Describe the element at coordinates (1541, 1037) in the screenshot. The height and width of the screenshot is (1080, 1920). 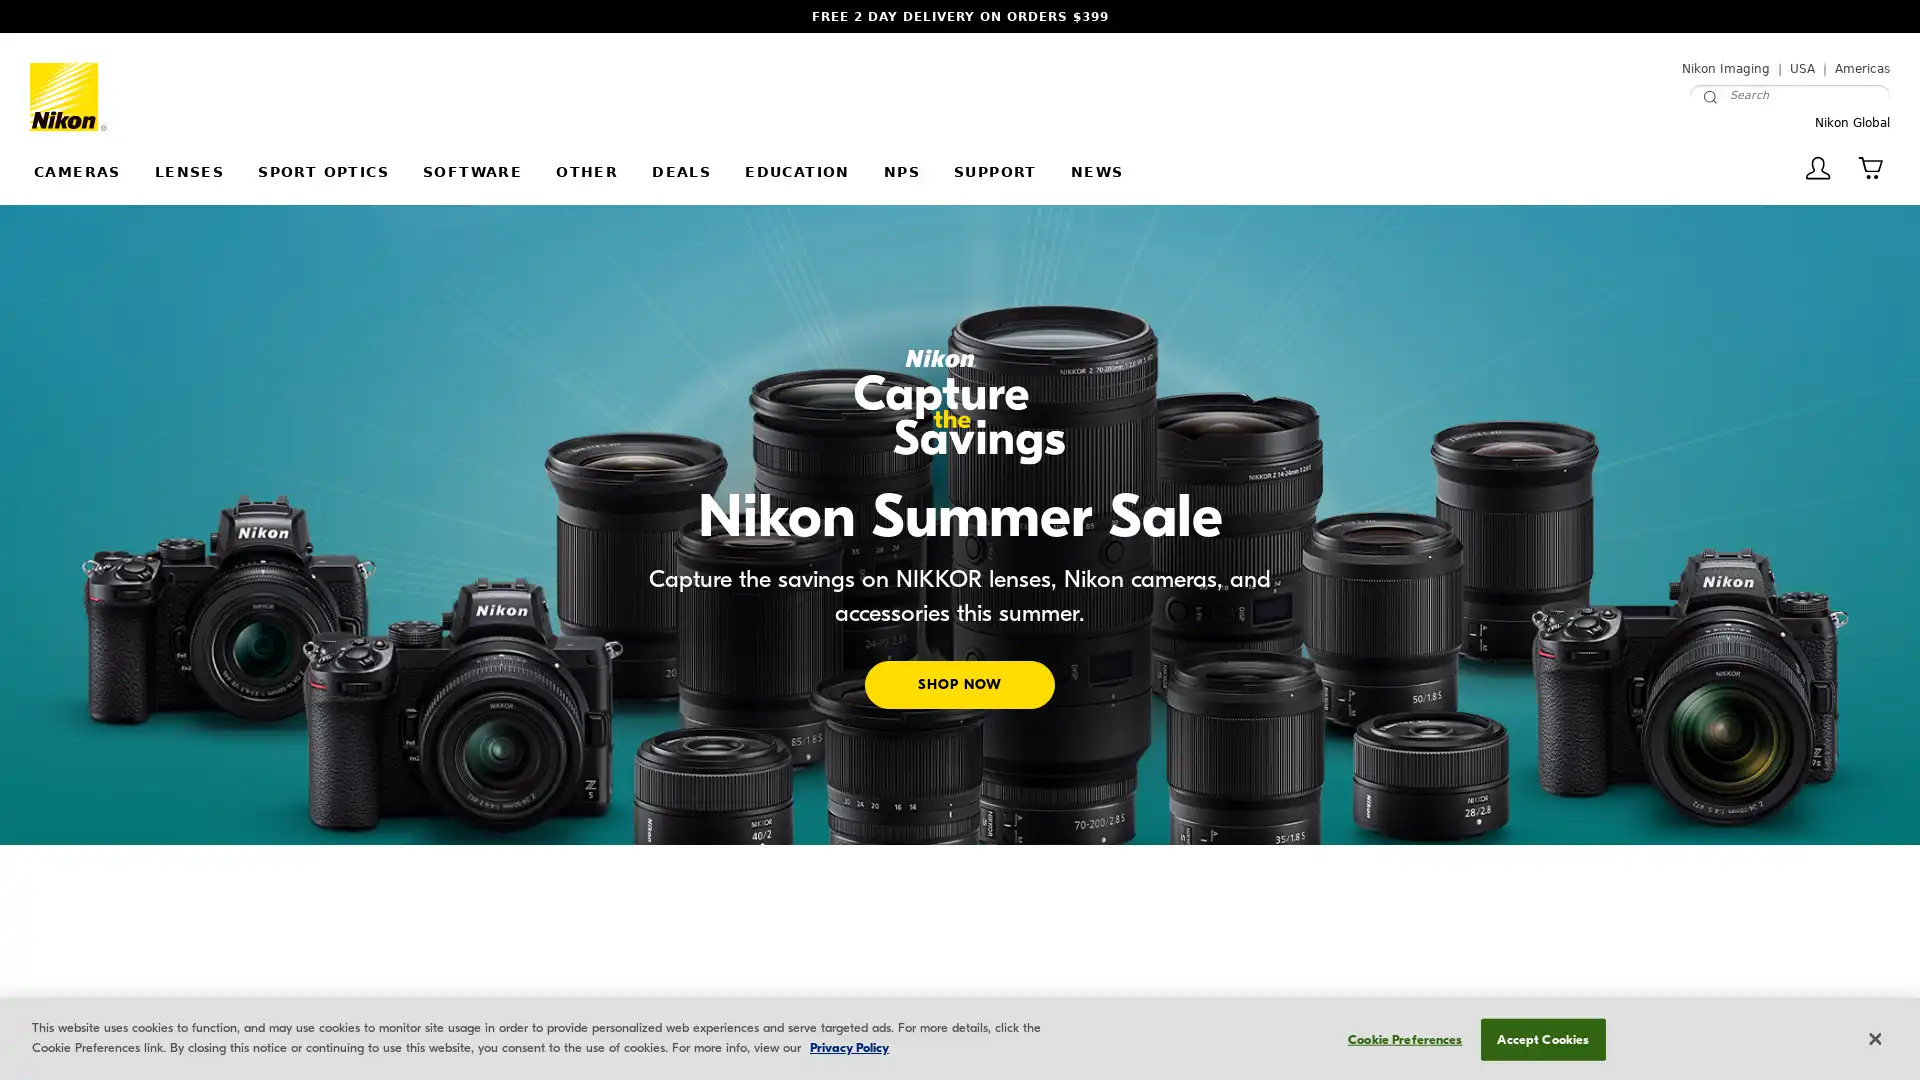
I see `Accept Cookies` at that location.